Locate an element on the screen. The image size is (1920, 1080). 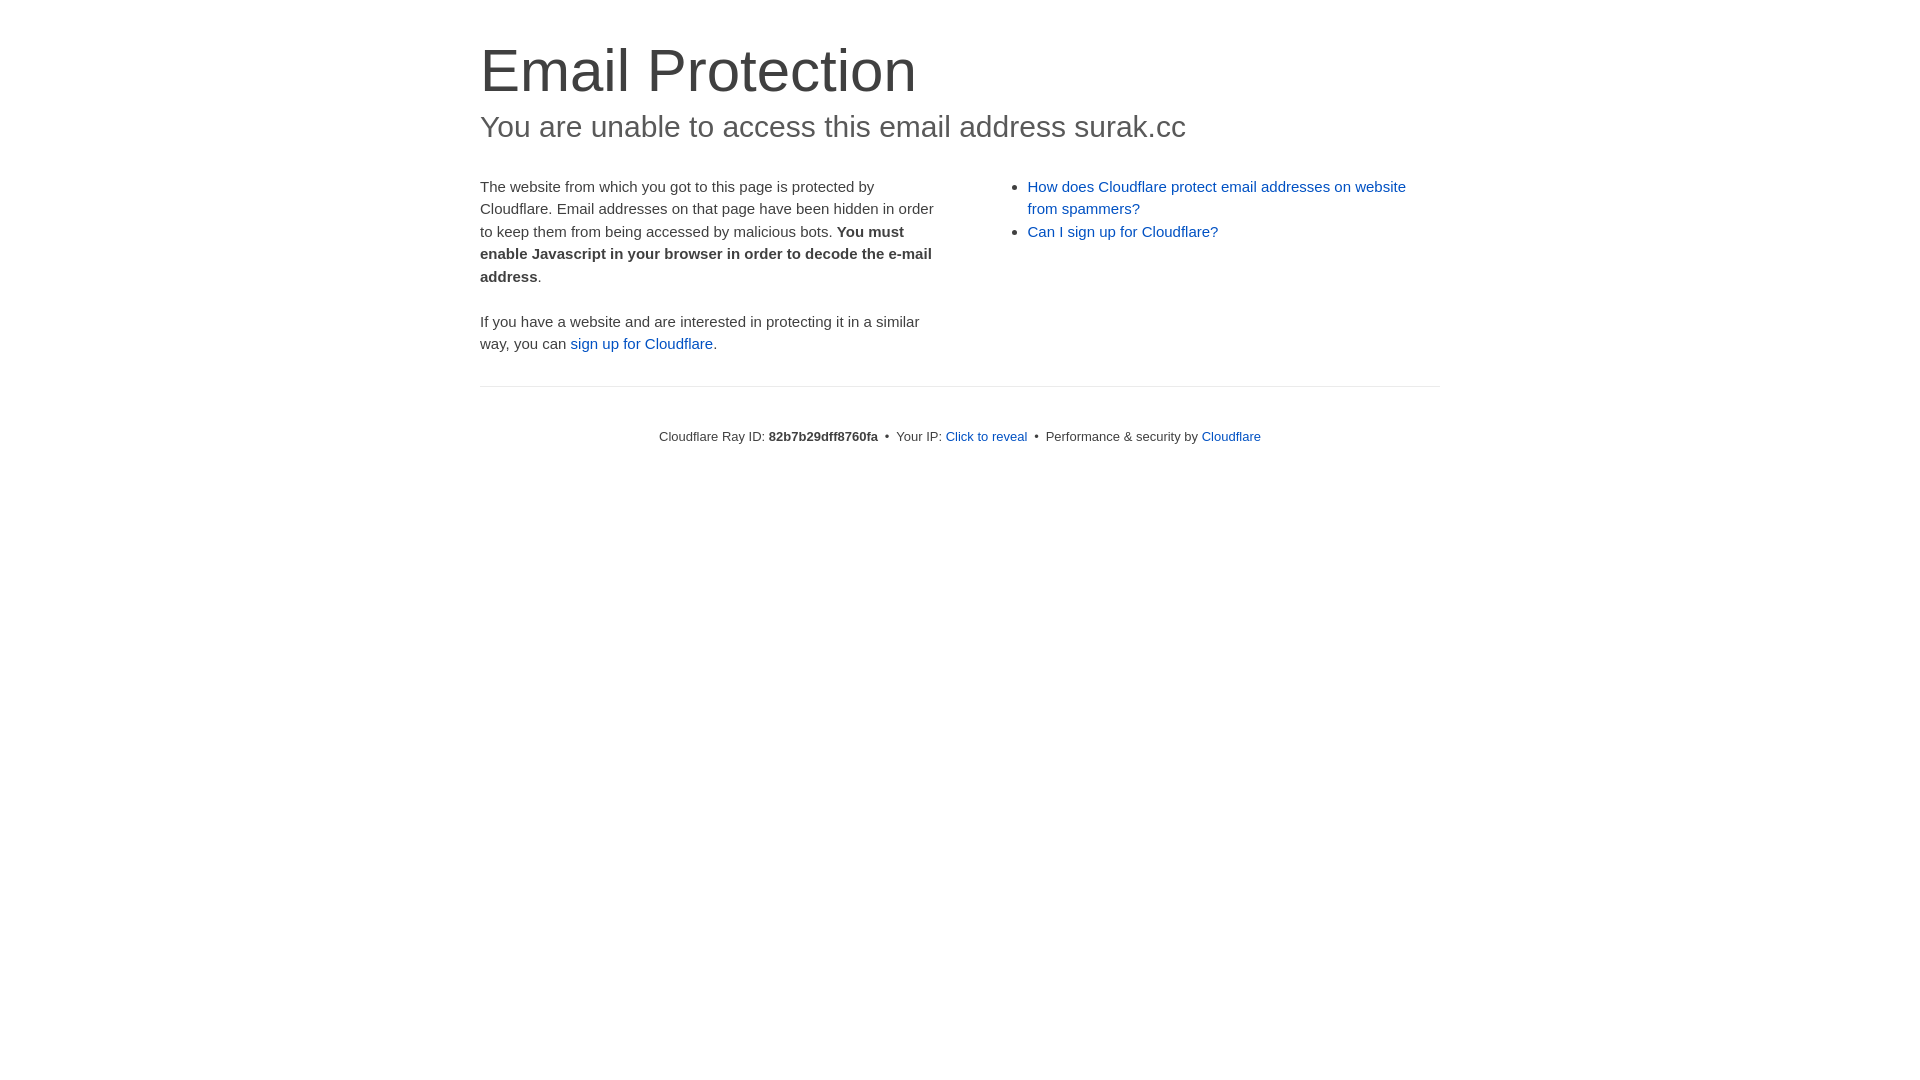
'Cloudflare' is located at coordinates (1230, 435).